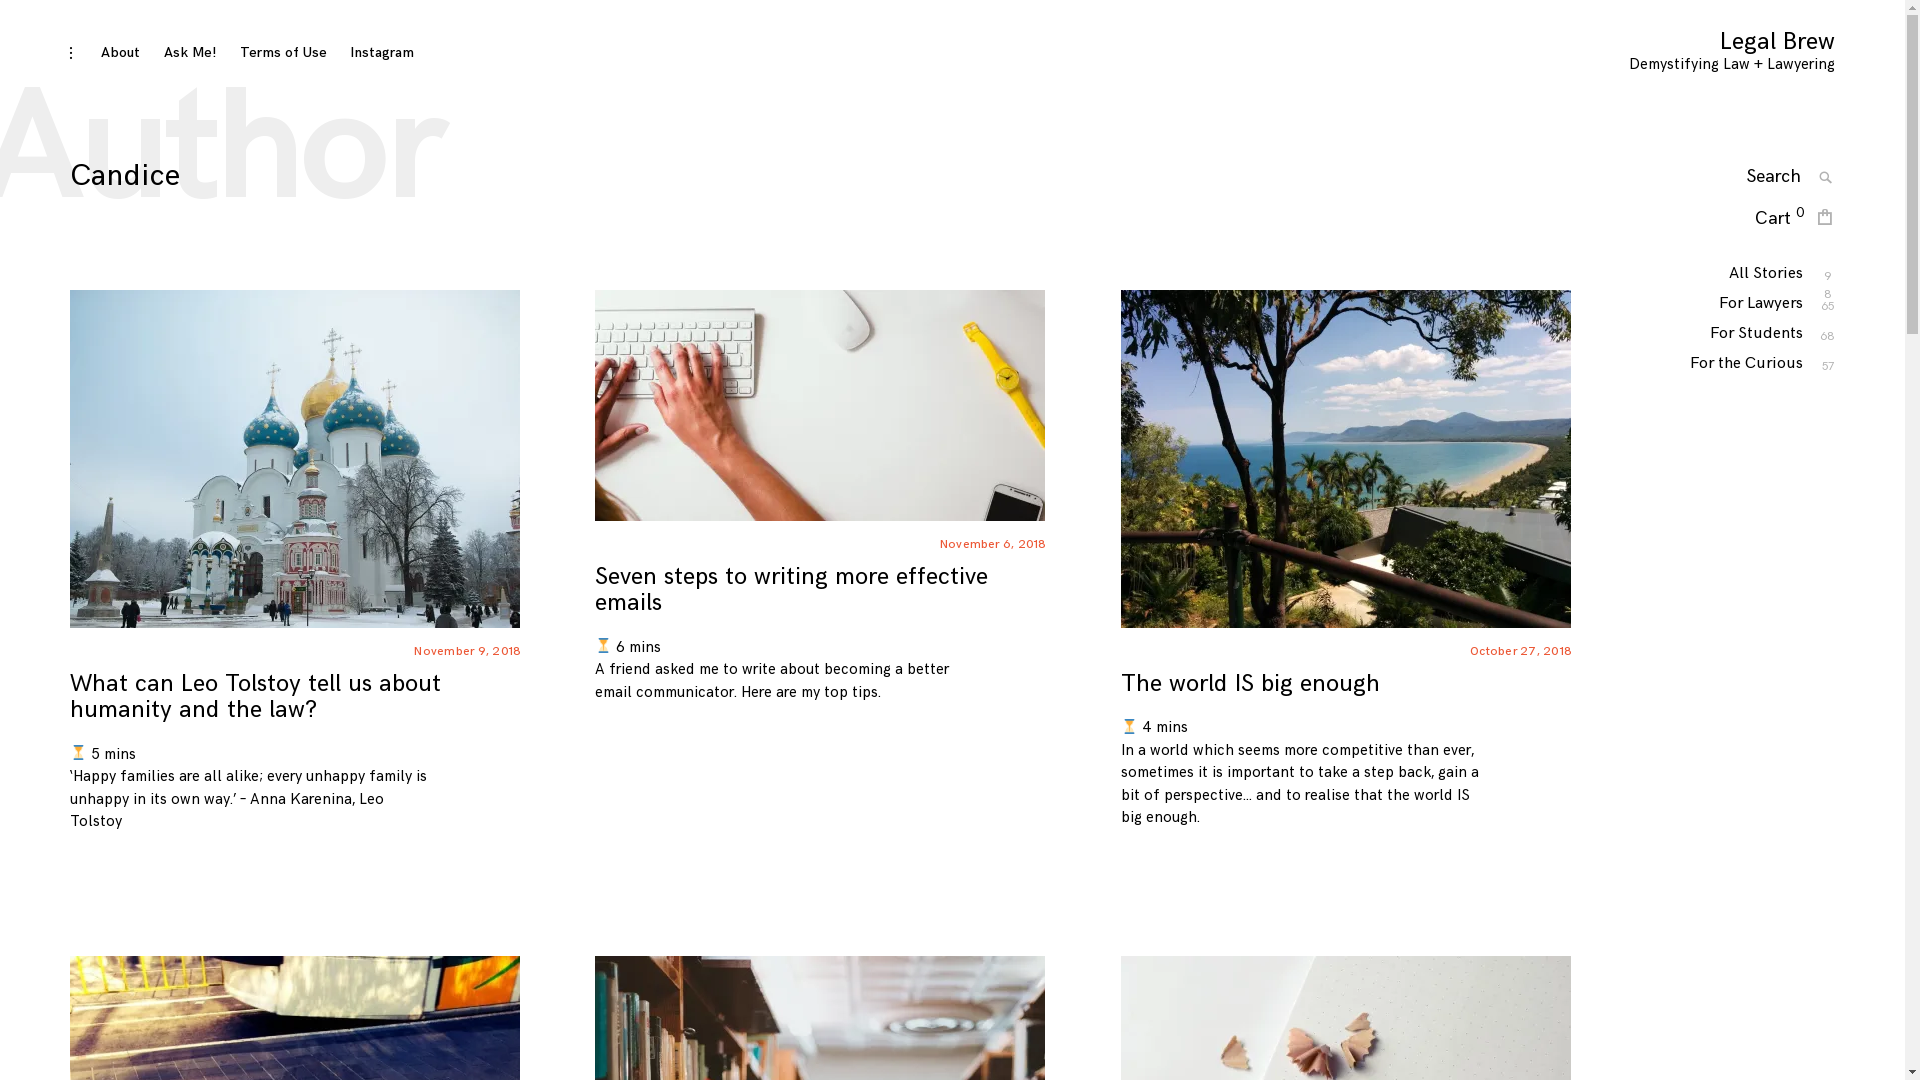 This screenshot has width=1920, height=1080. What do you see at coordinates (1755, 332) in the screenshot?
I see `'For Students` at bounding box center [1755, 332].